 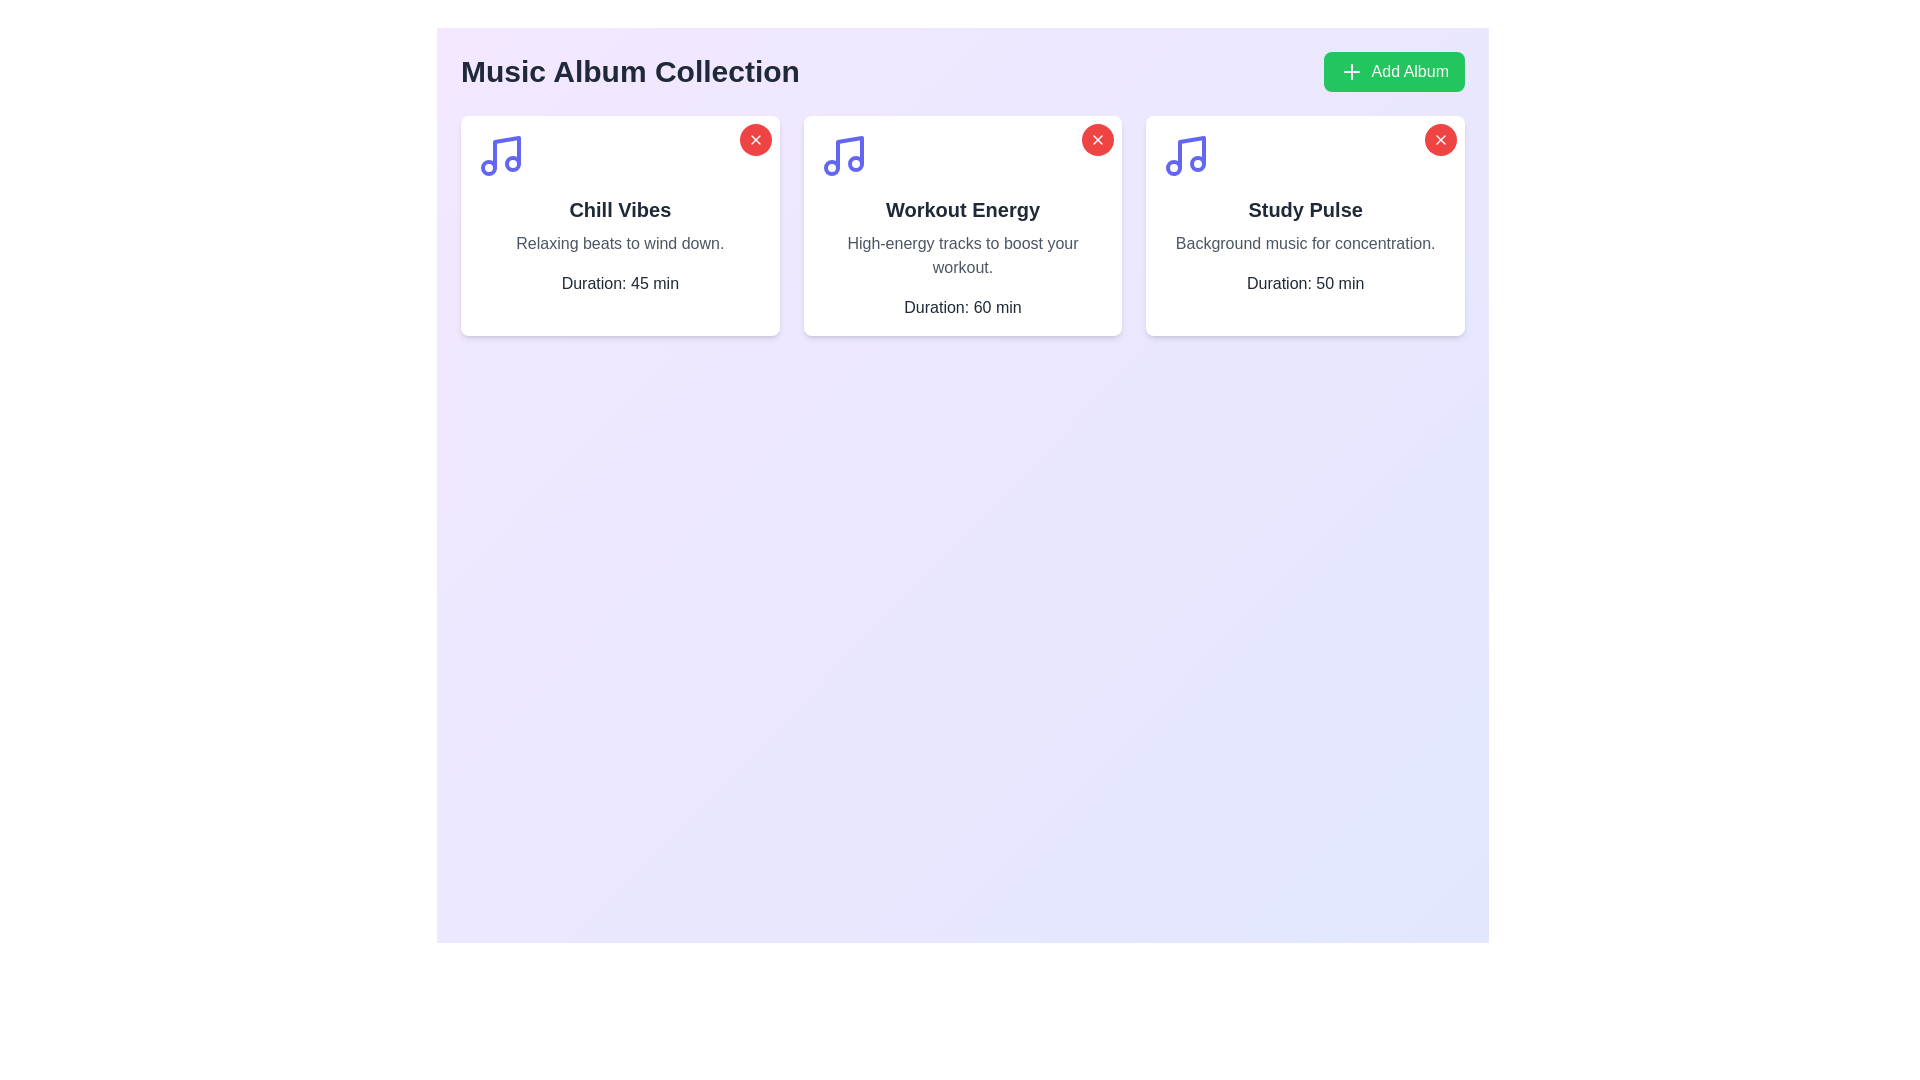 What do you see at coordinates (507, 152) in the screenshot?
I see `outlined music note icon in the 'Chill Vibes' album card, located at the top-left of the three cards displayed horizontally` at bounding box center [507, 152].